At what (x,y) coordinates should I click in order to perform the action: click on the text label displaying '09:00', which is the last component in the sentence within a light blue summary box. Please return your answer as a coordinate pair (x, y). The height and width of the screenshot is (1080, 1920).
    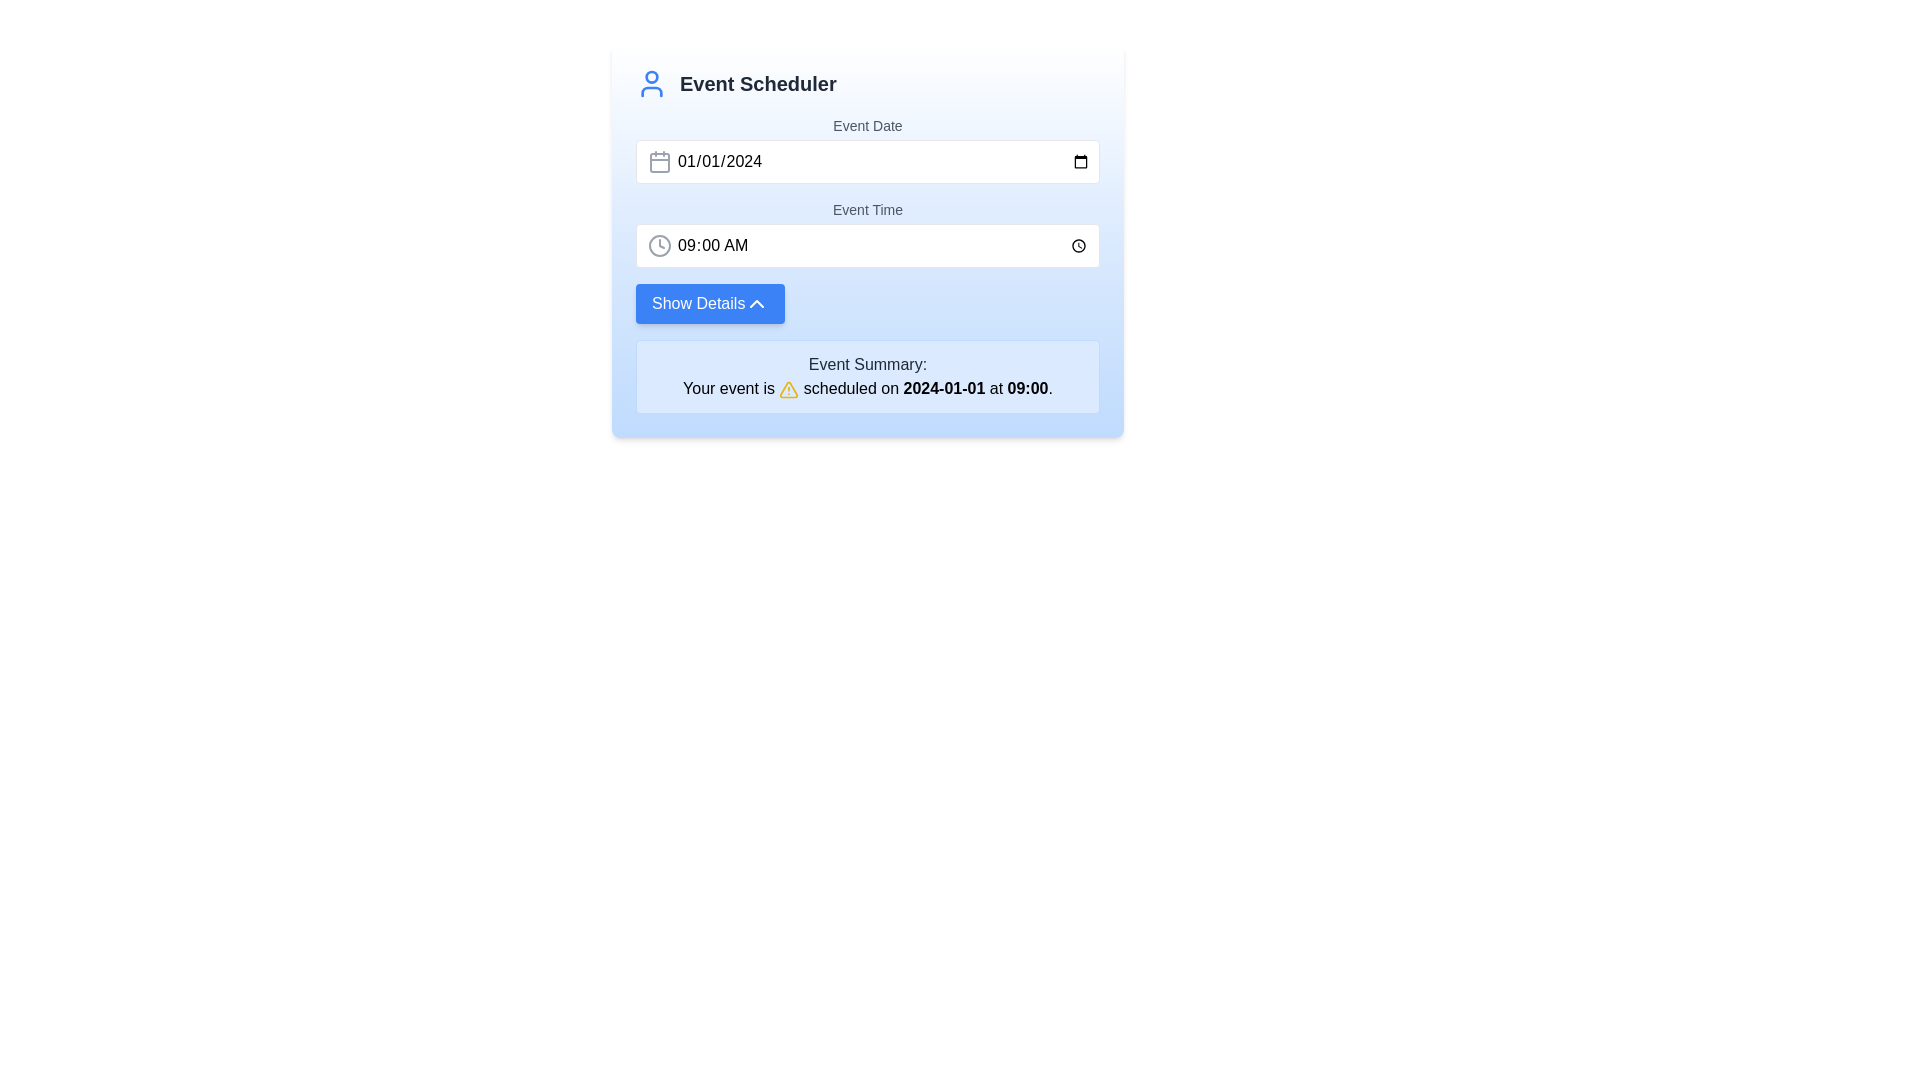
    Looking at the image, I should click on (1027, 388).